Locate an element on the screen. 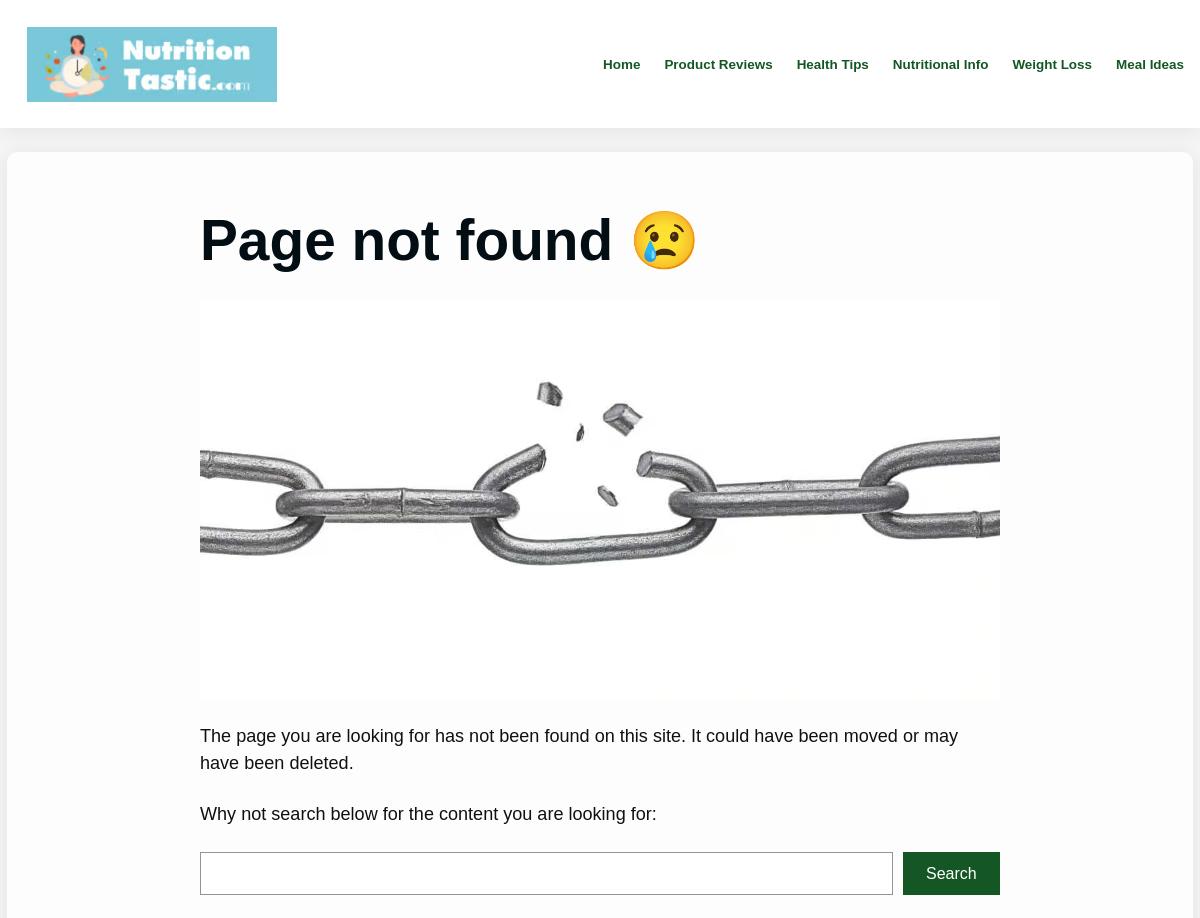  'Home' is located at coordinates (621, 63).